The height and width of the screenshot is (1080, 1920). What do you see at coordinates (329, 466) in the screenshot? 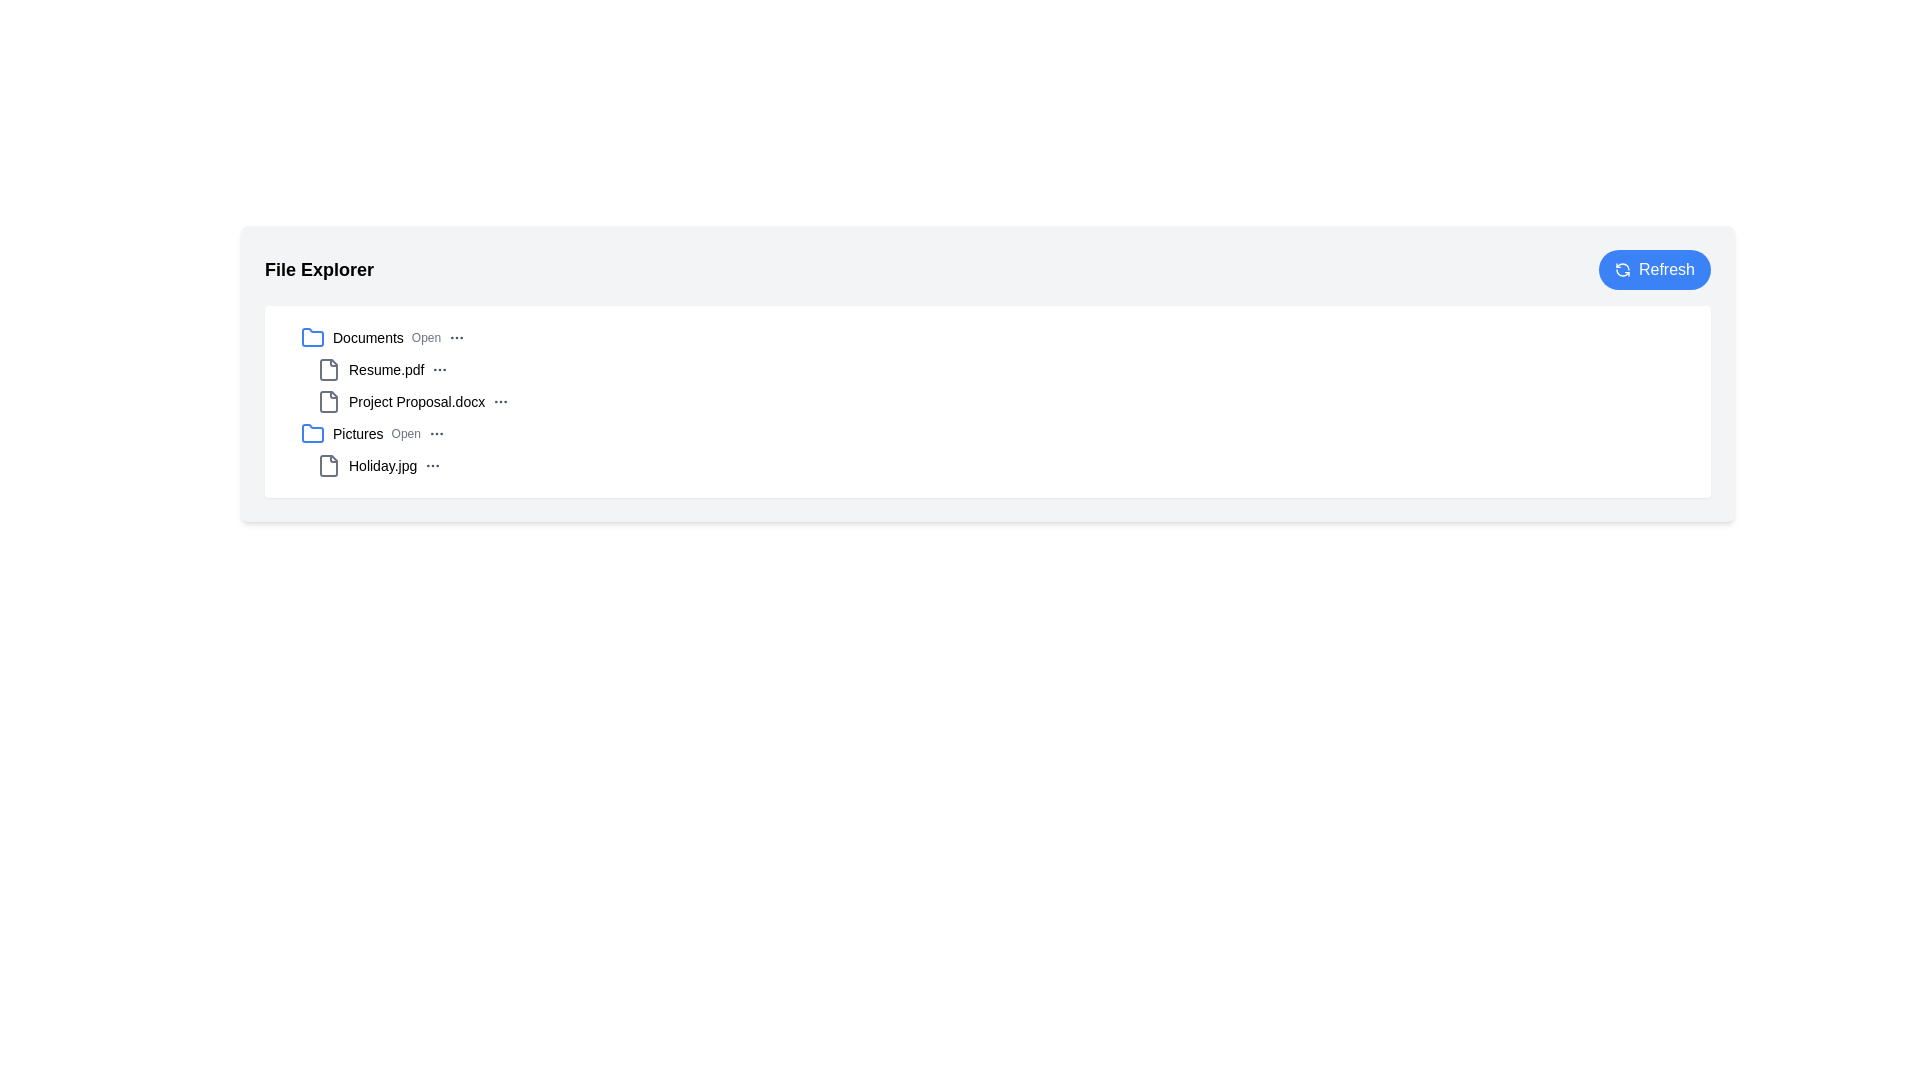
I see `the document file icon representing 'Holiday.jpg' located near the bottom of the item list in the file explorer` at bounding box center [329, 466].